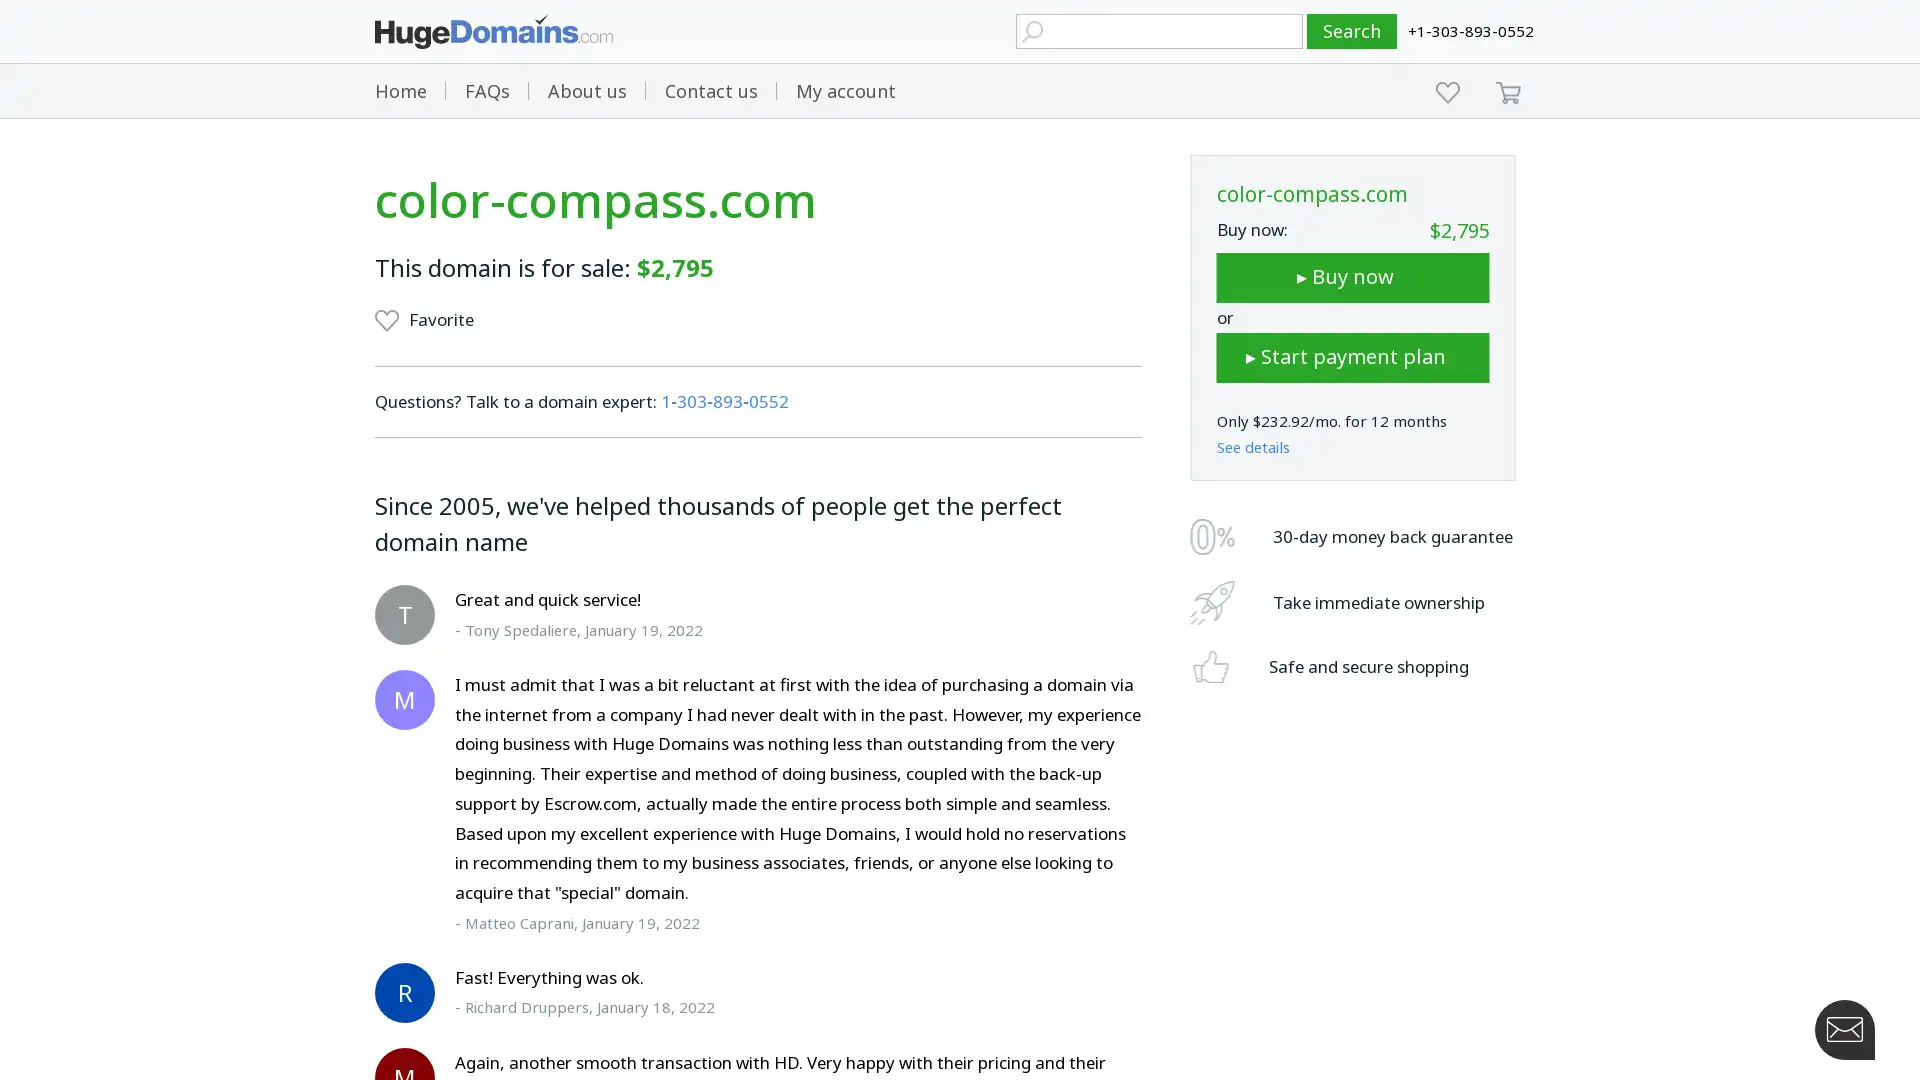  Describe the element at coordinates (1352, 31) in the screenshot. I see `Search` at that location.